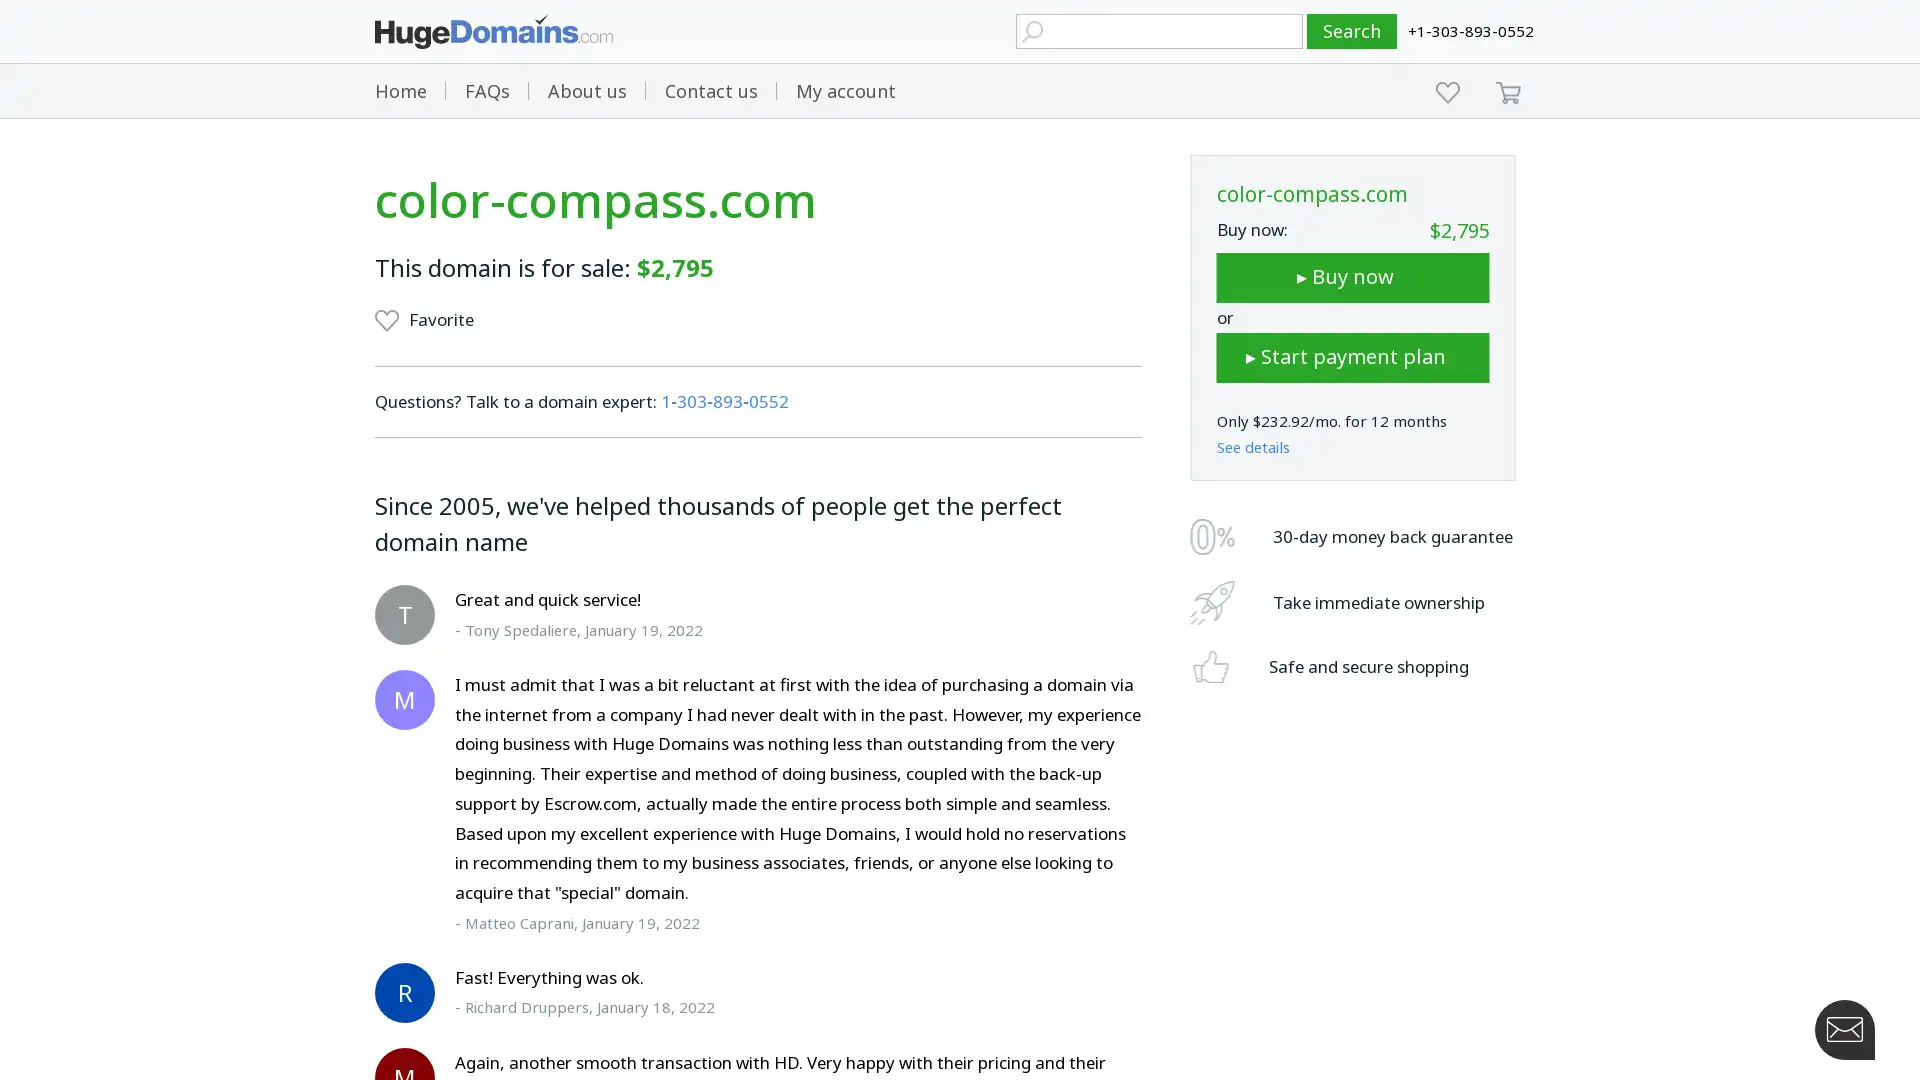  Describe the element at coordinates (1352, 31) in the screenshot. I see `Search` at that location.